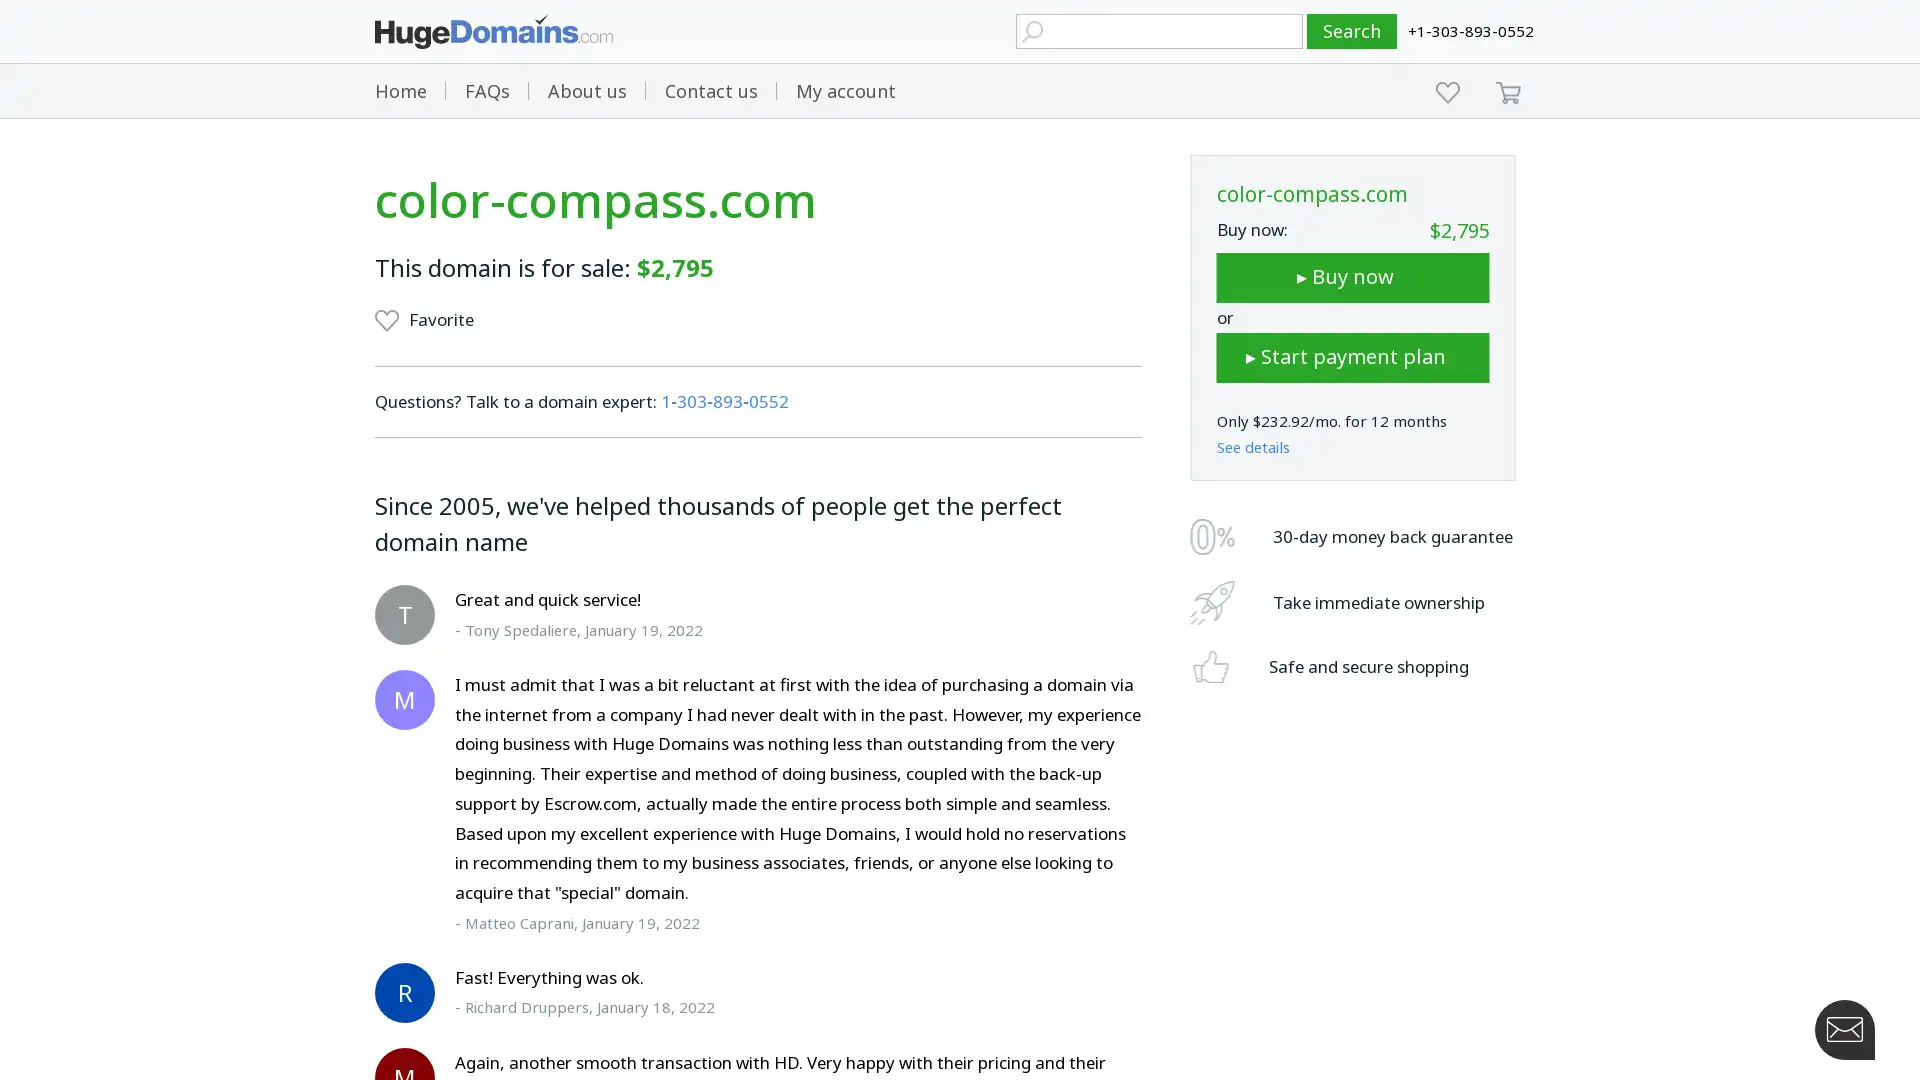  Describe the element at coordinates (1352, 31) in the screenshot. I see `Search` at that location.